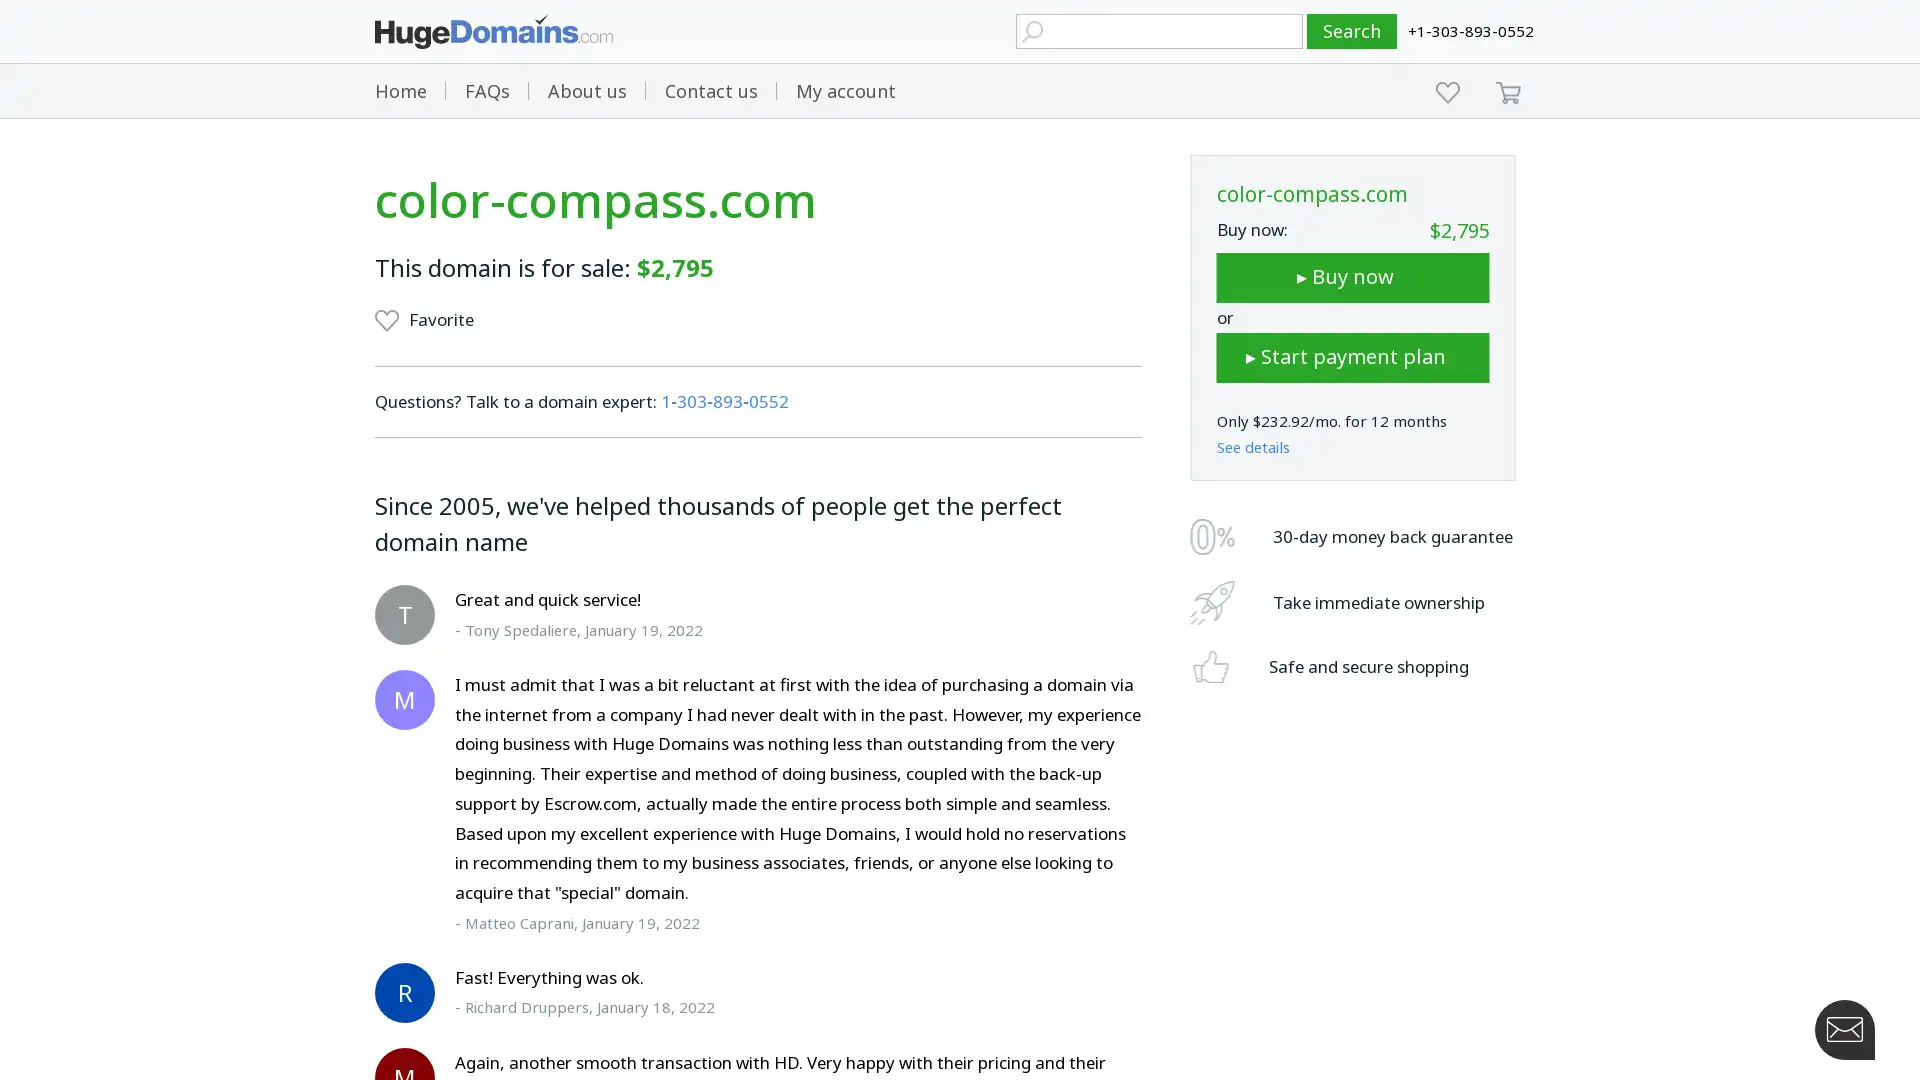  Describe the element at coordinates (1352, 31) in the screenshot. I see `Search` at that location.